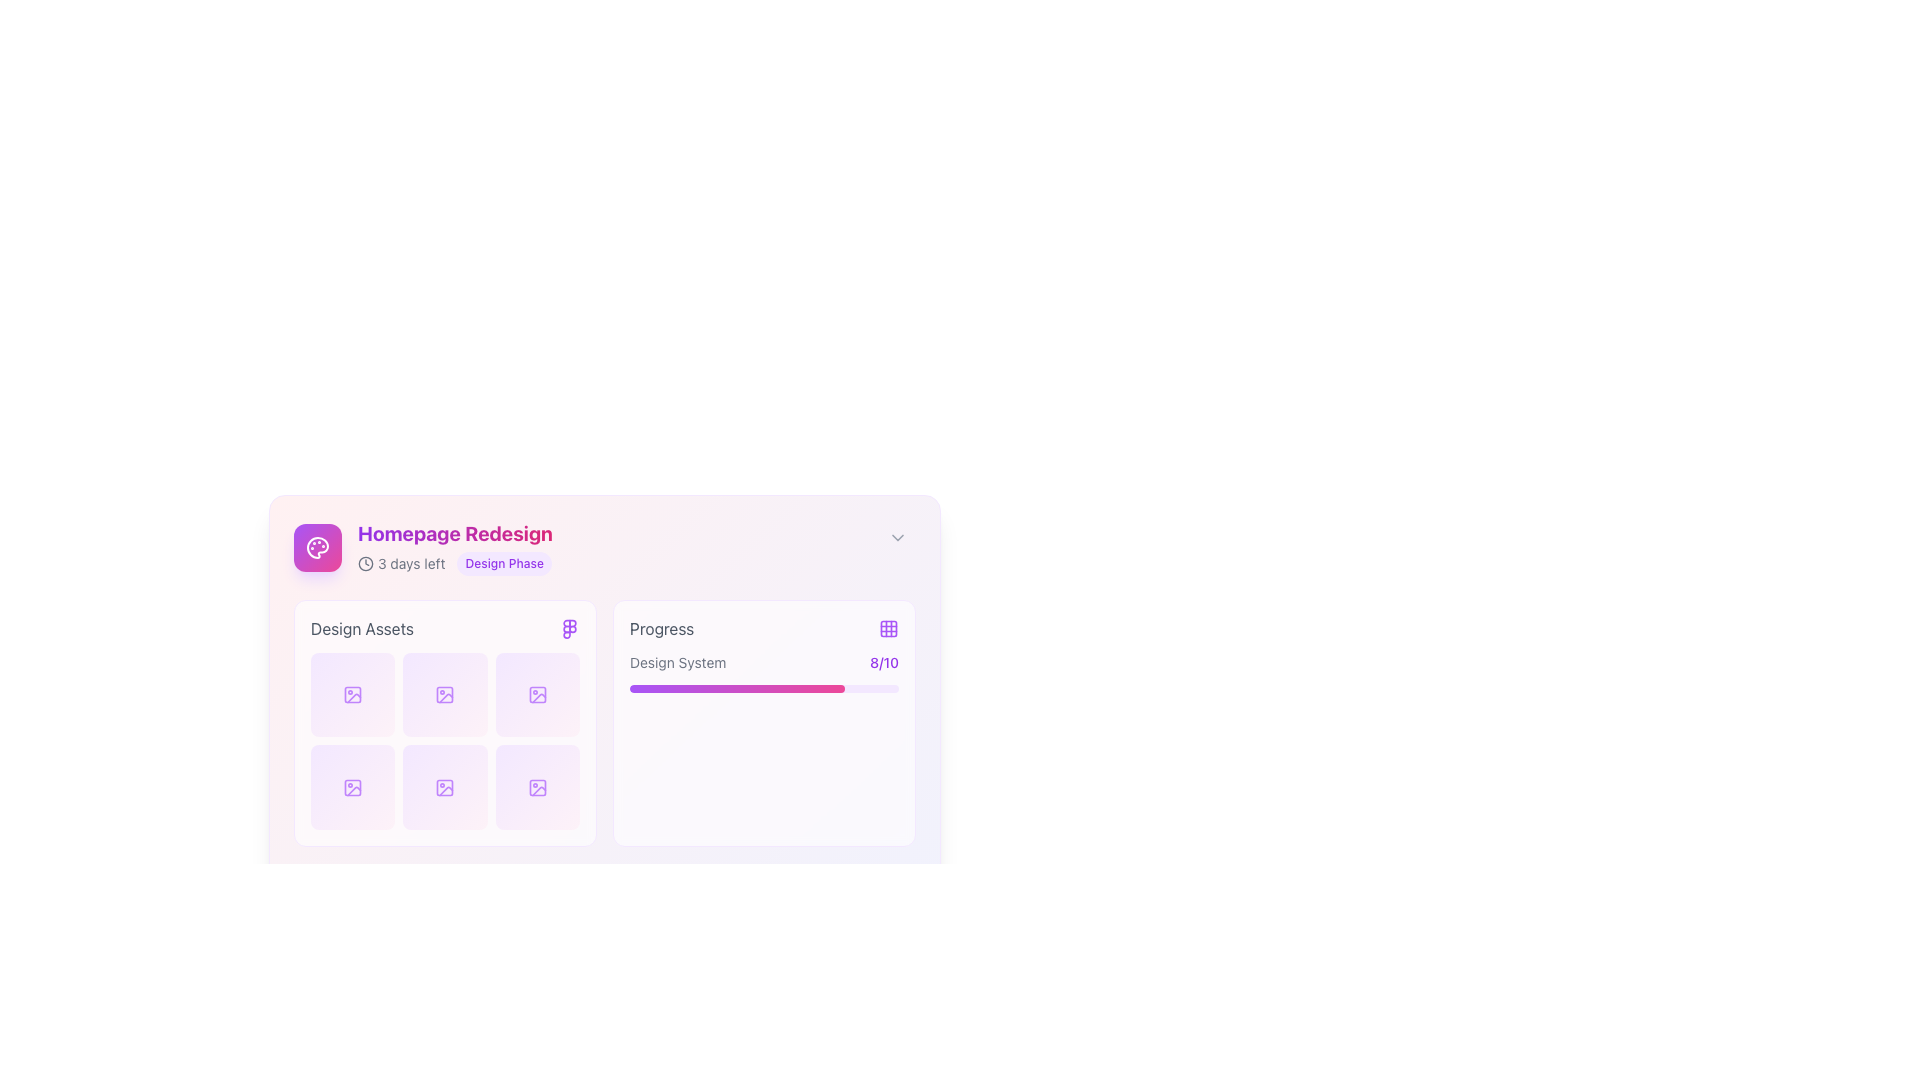  I want to click on the second item, so click(444, 694).